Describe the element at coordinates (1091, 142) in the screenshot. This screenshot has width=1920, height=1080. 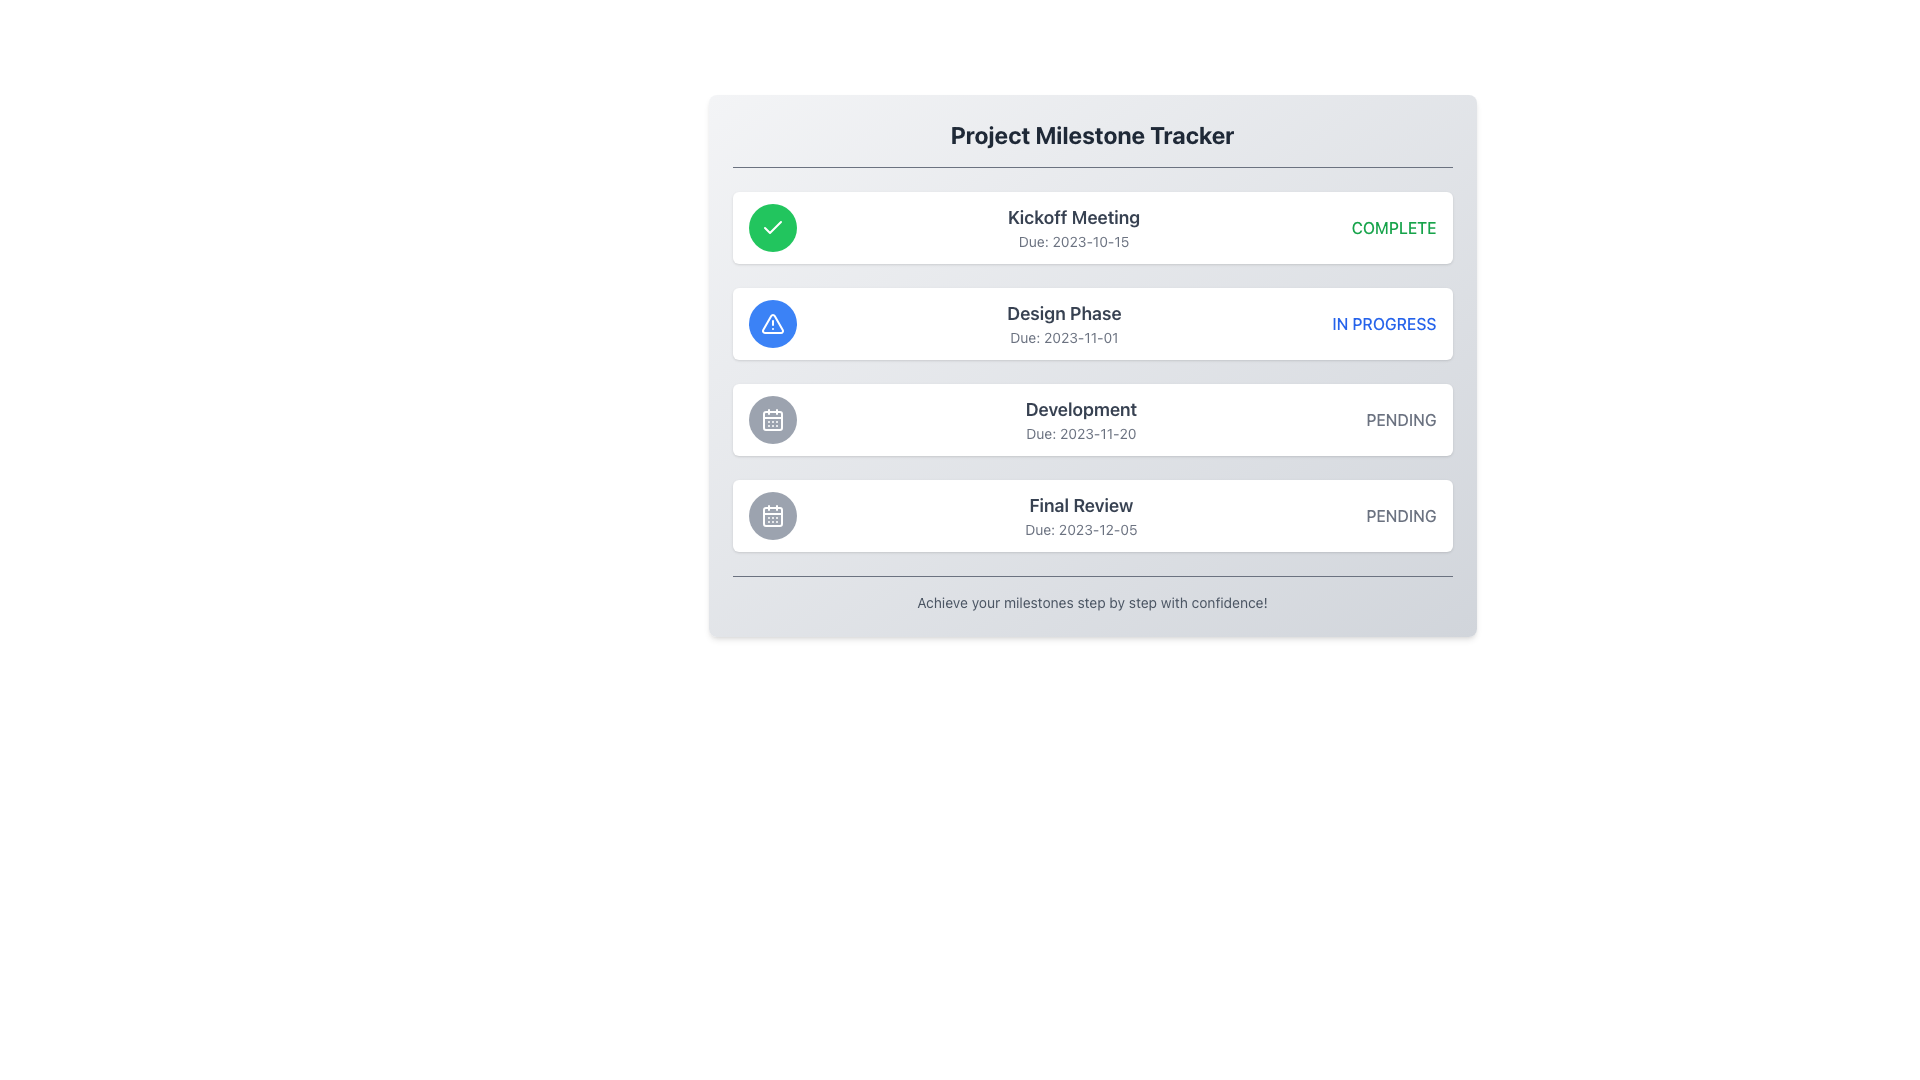
I see `the Text Label containing the bold text 'Project Milestone Tracker', which is located at the top of the module and has a light gray background` at that location.